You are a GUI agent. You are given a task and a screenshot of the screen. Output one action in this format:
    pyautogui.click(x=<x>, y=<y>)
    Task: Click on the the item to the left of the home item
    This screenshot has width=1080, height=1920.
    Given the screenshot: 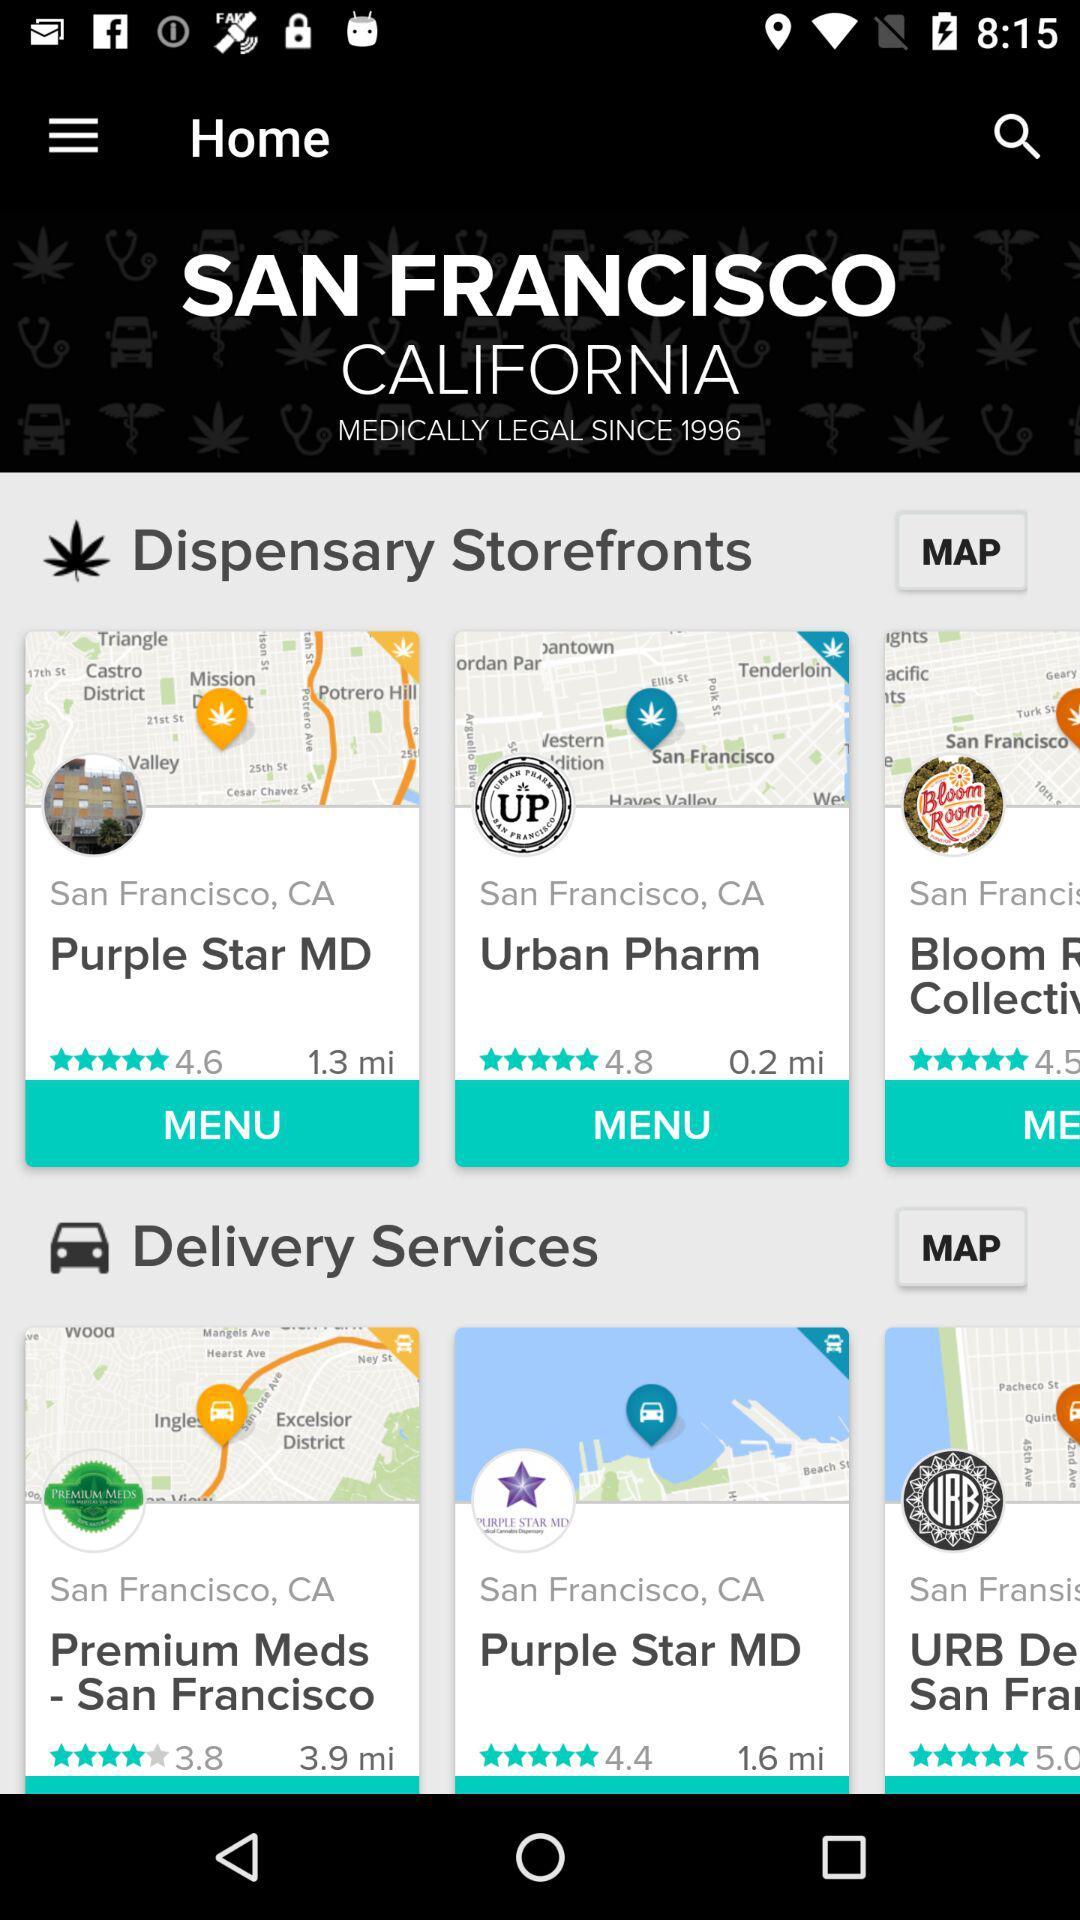 What is the action you would take?
    pyautogui.click(x=72, y=135)
    